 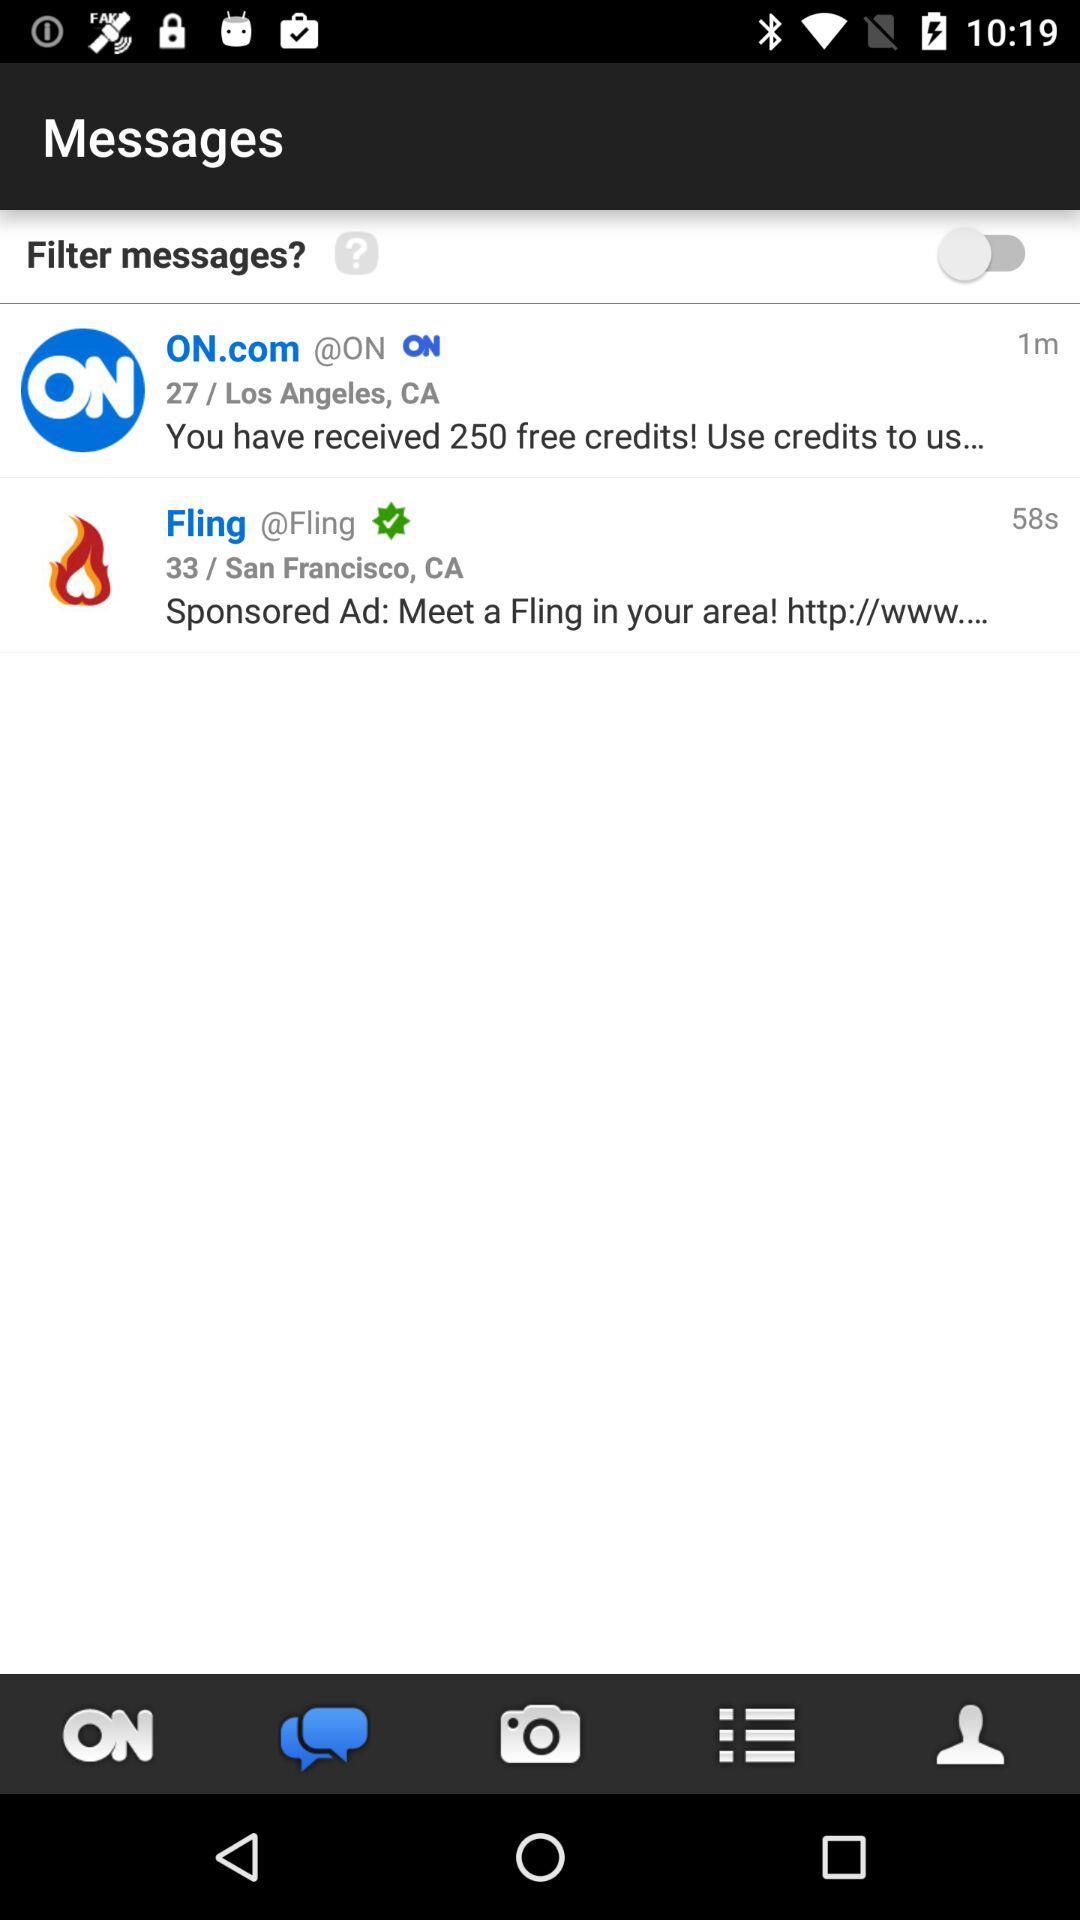 I want to click on icon below the 1m, so click(x=1034, y=517).